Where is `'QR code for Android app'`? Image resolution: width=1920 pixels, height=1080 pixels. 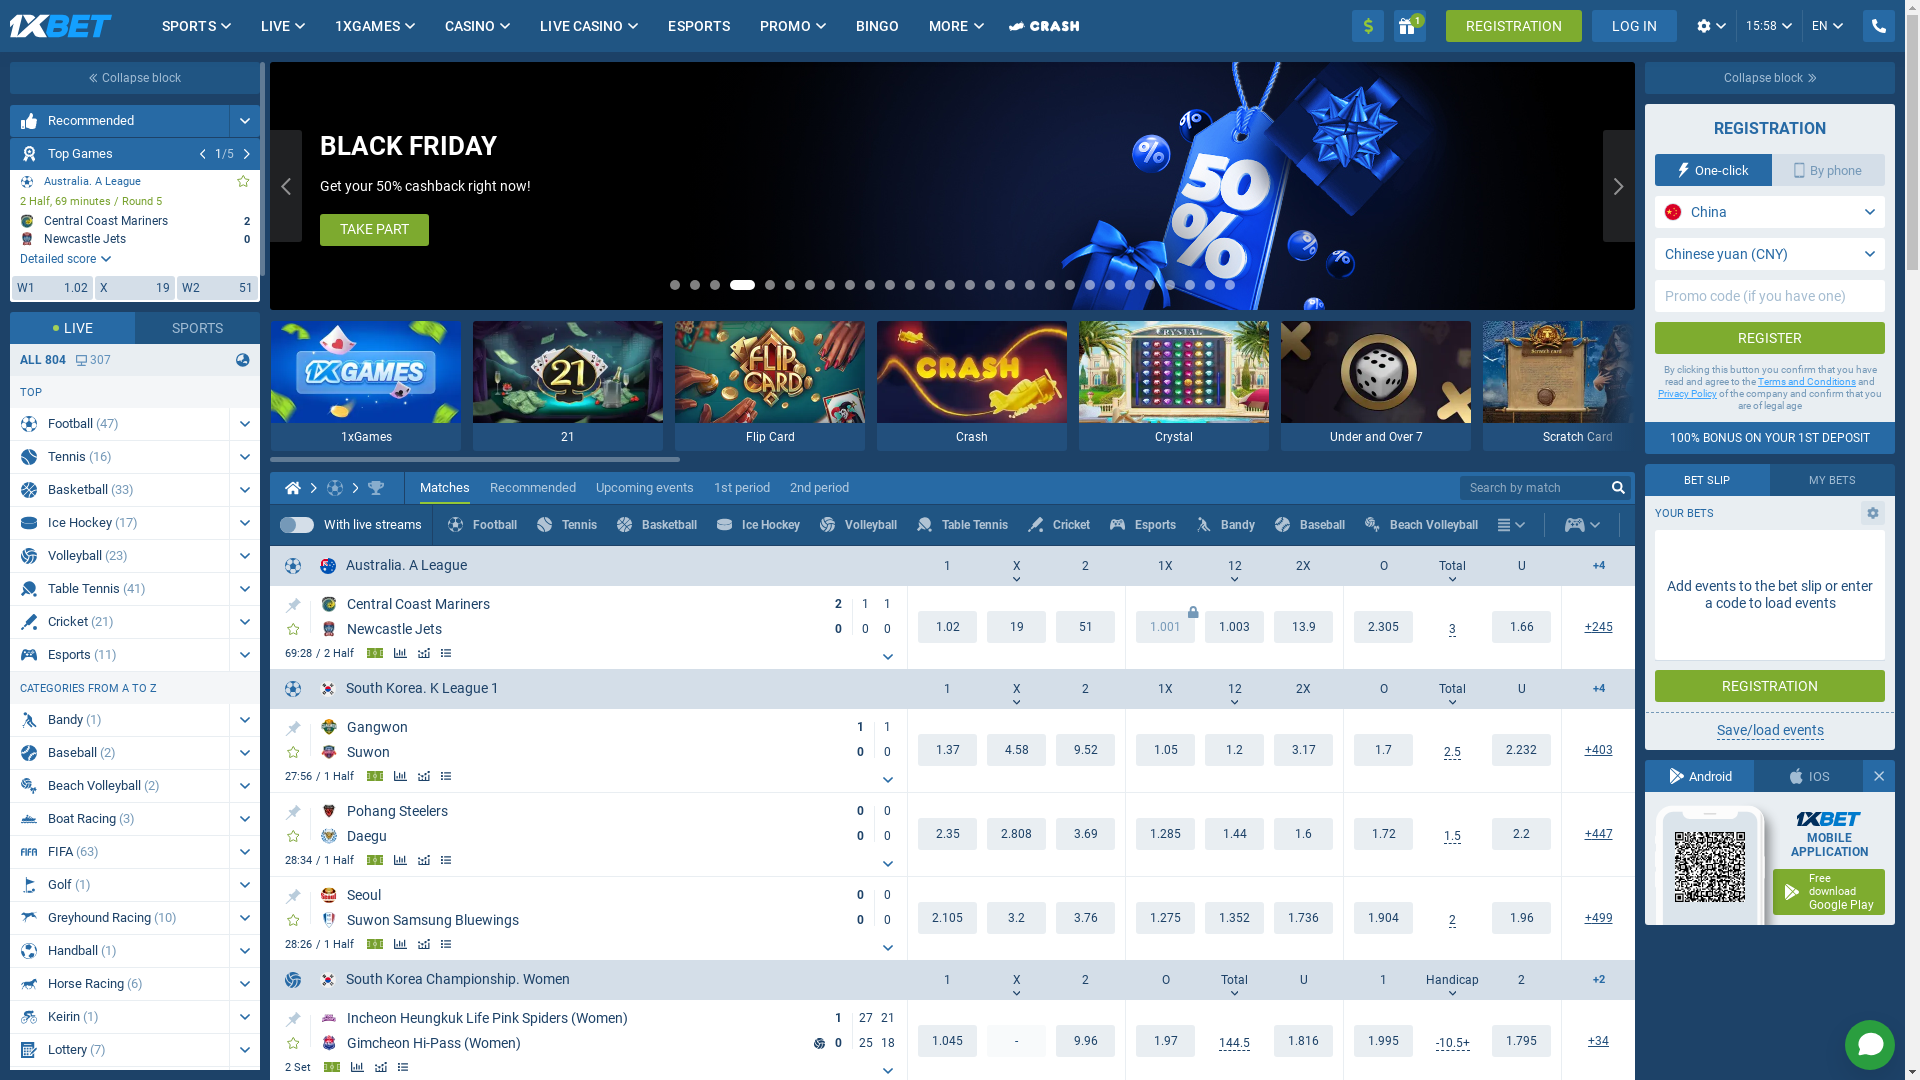 'QR code for Android app' is located at coordinates (1707, 866).